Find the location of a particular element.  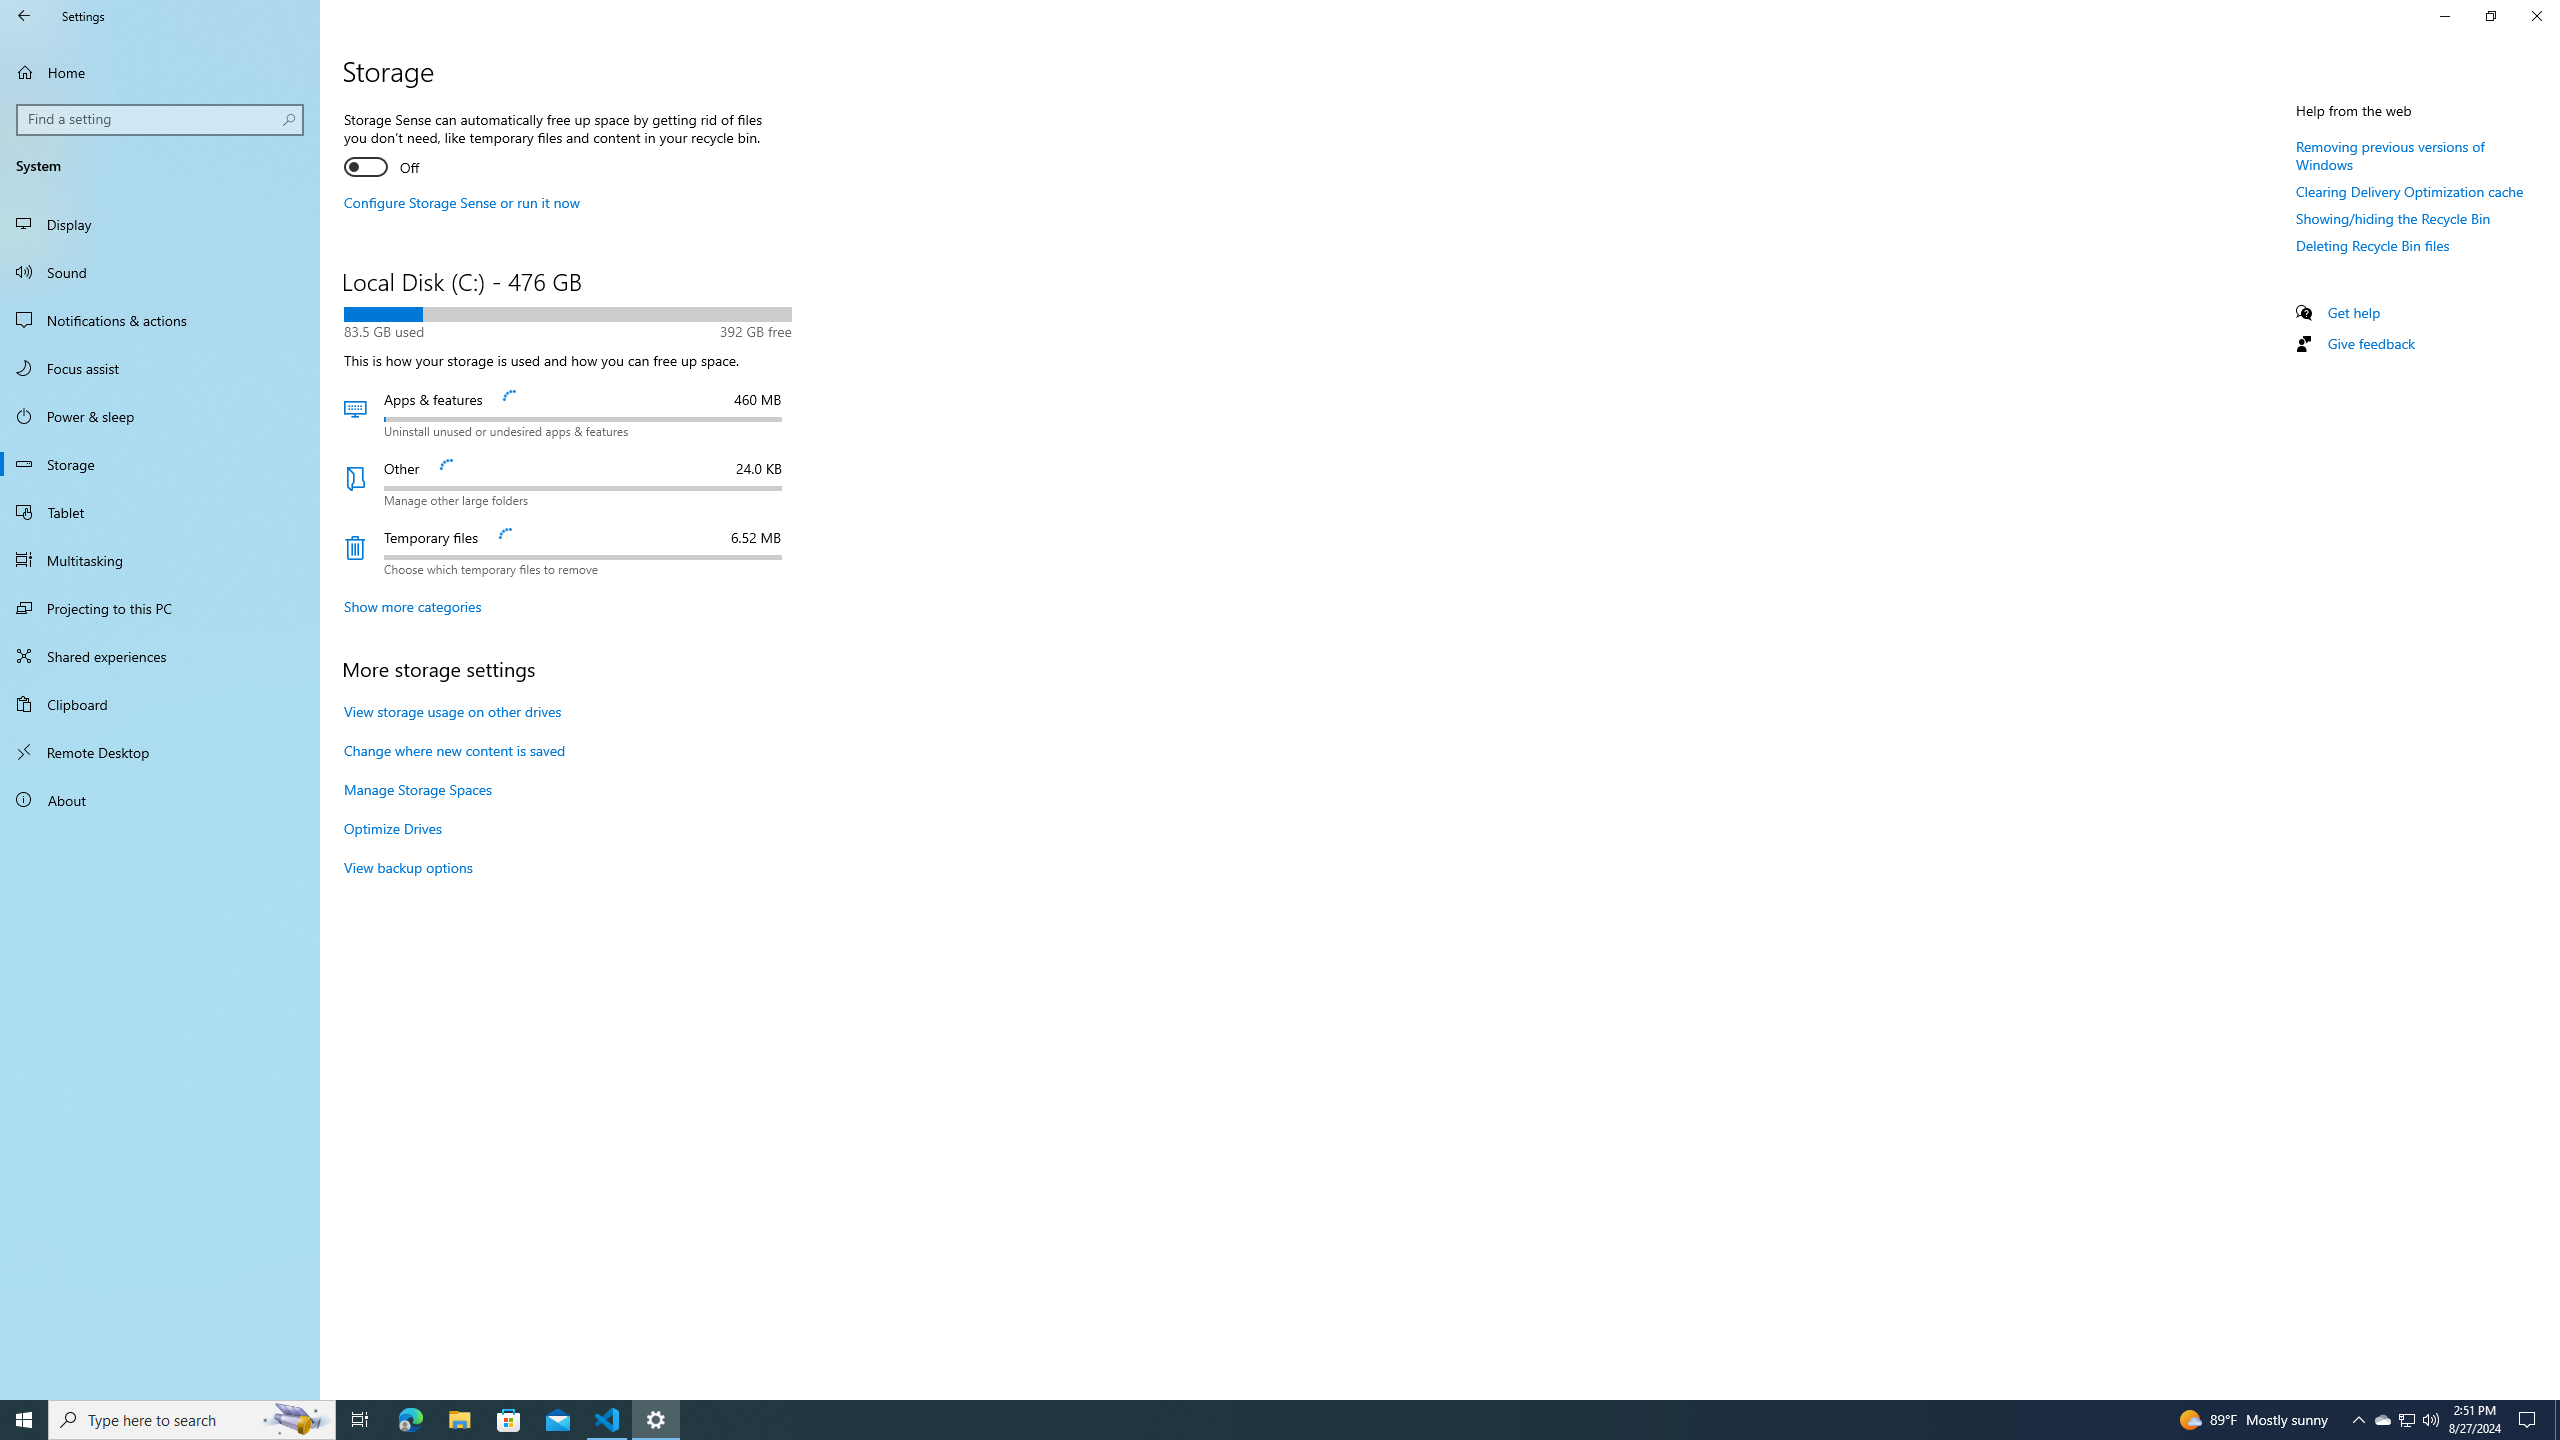

'Other' is located at coordinates (566, 482).